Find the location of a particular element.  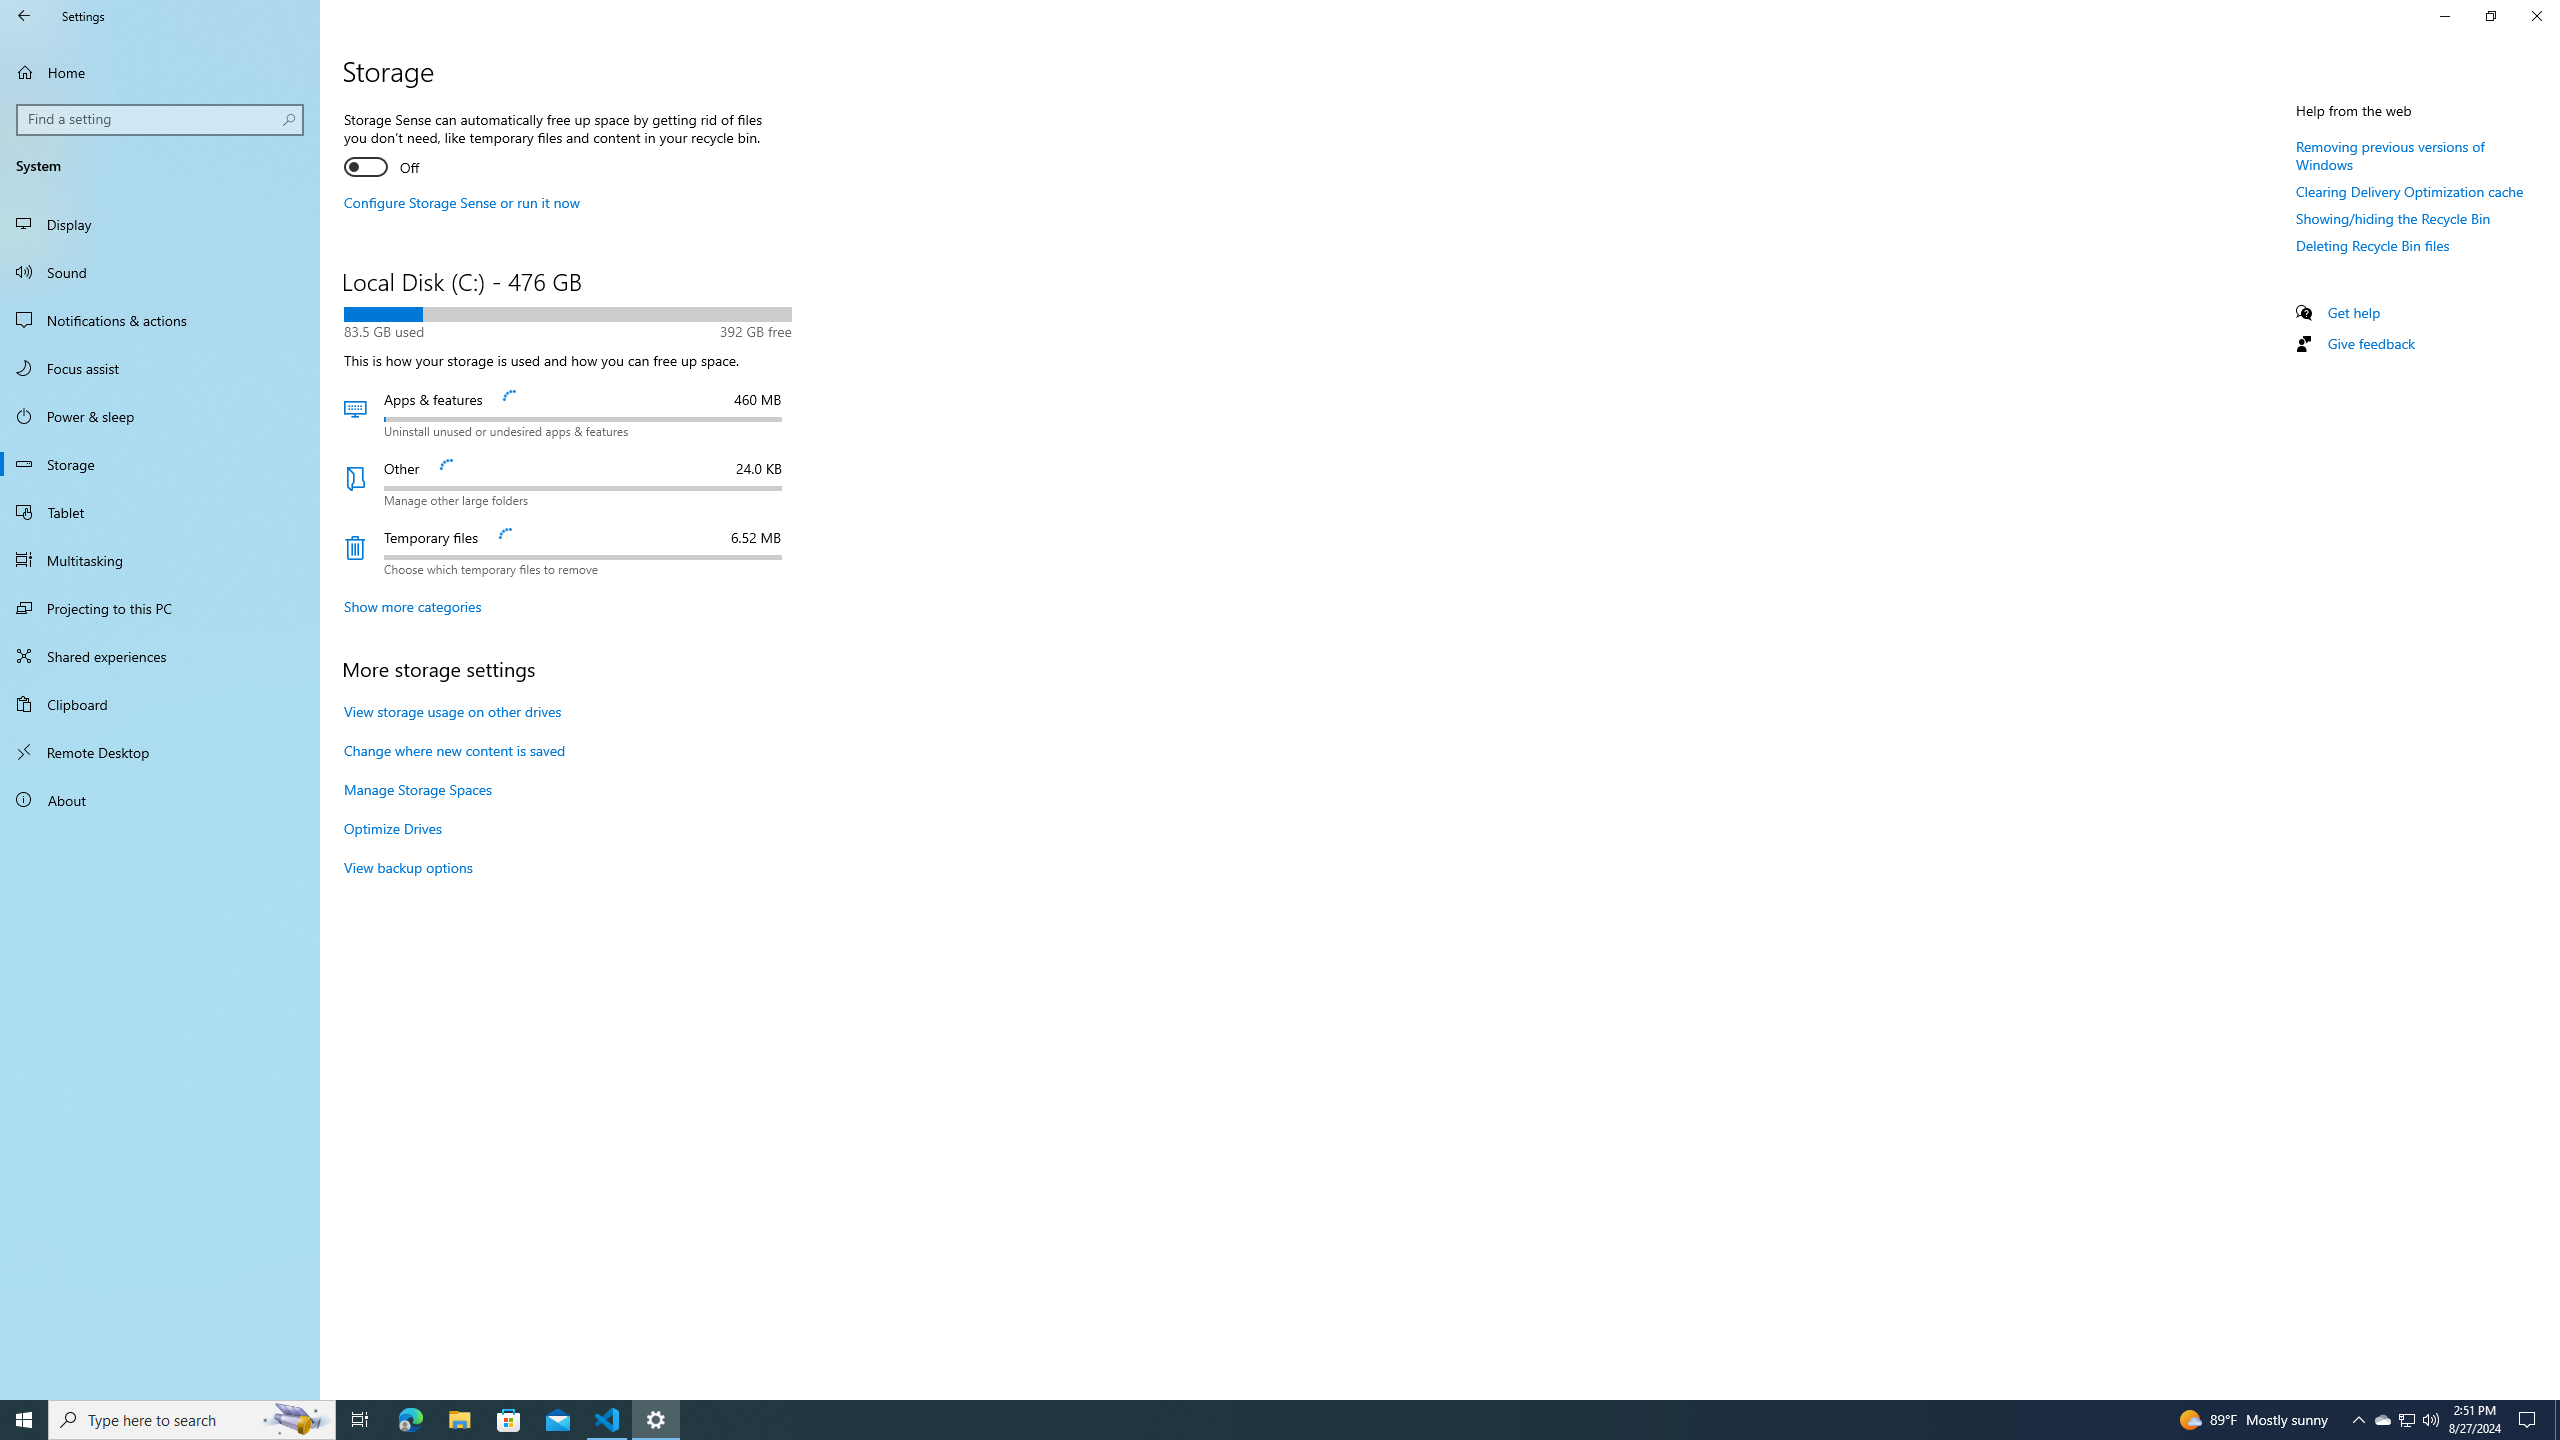

'Other' is located at coordinates (566, 482).